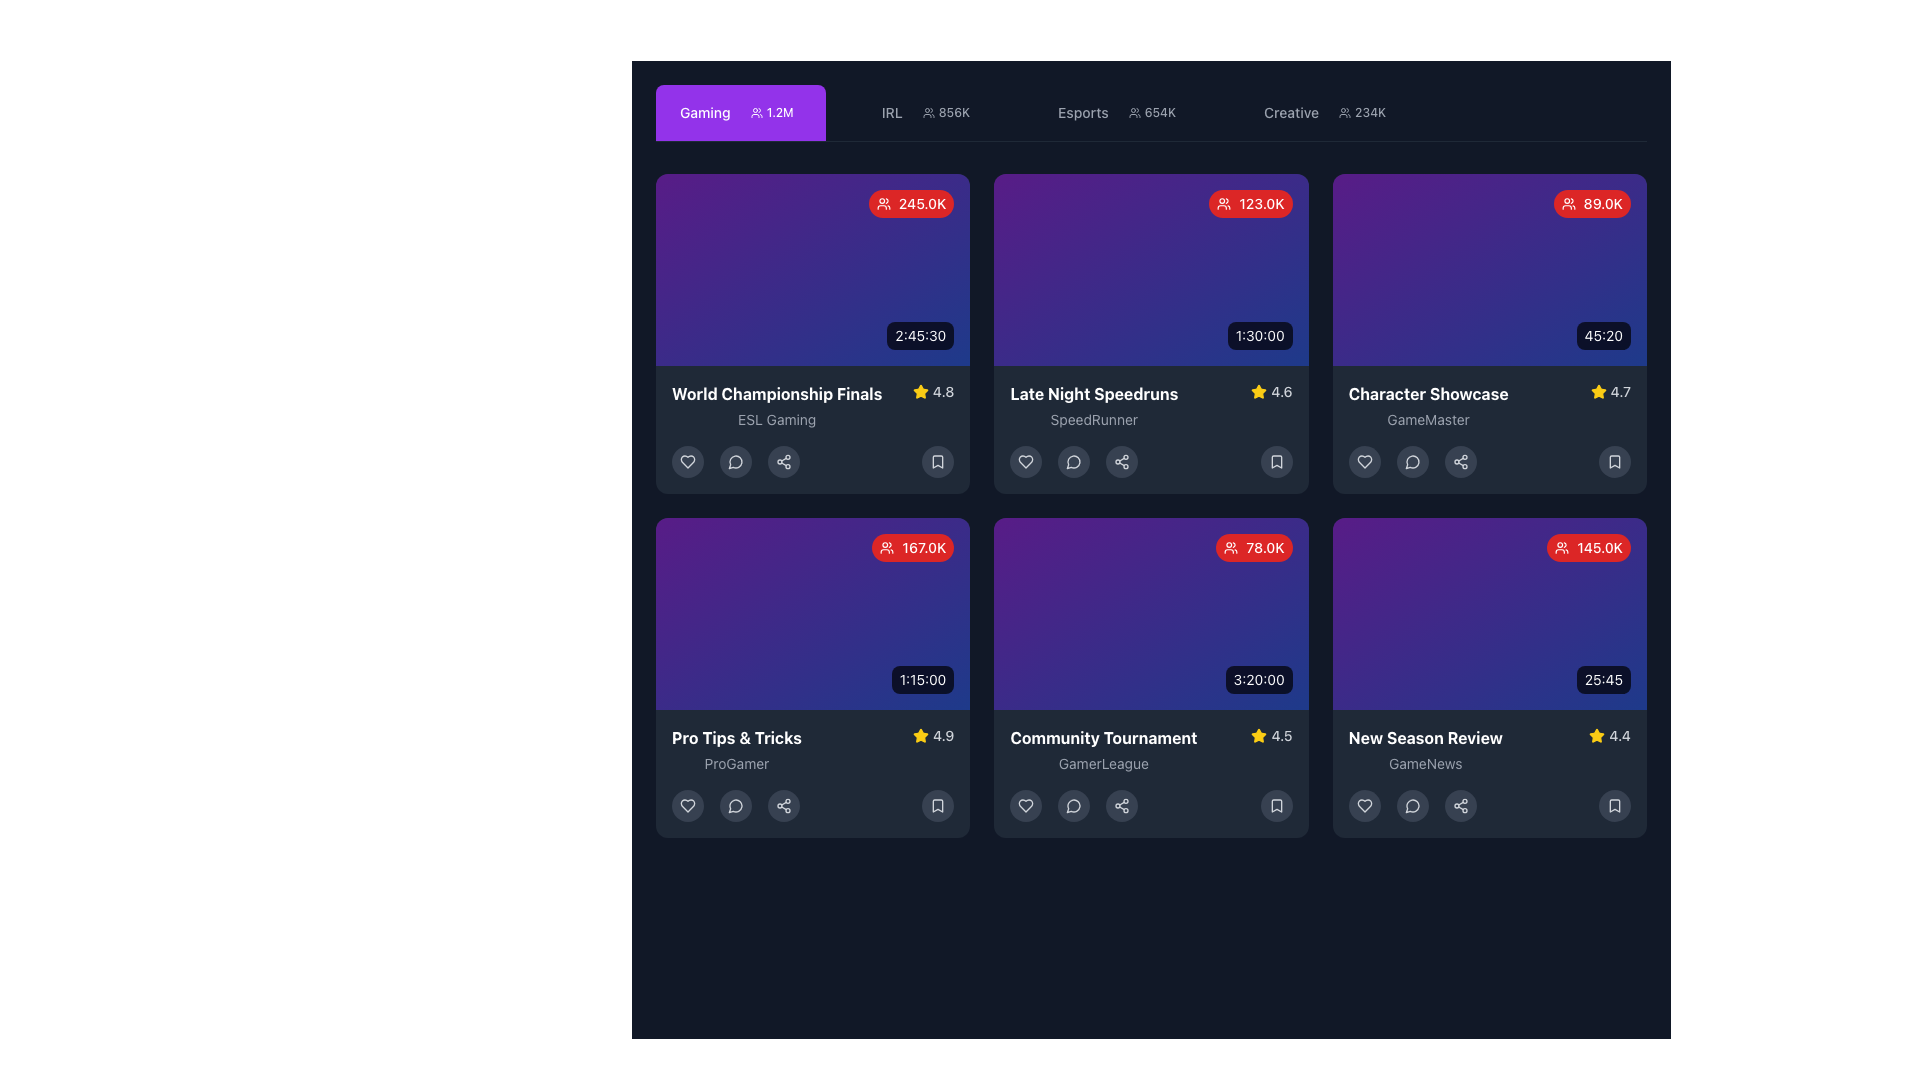 This screenshot has height=1080, width=1920. What do you see at coordinates (755, 112) in the screenshot?
I see `the small user group icon within the rounded purple background tab labeled '1.2M' in the 'Gaming' section` at bounding box center [755, 112].